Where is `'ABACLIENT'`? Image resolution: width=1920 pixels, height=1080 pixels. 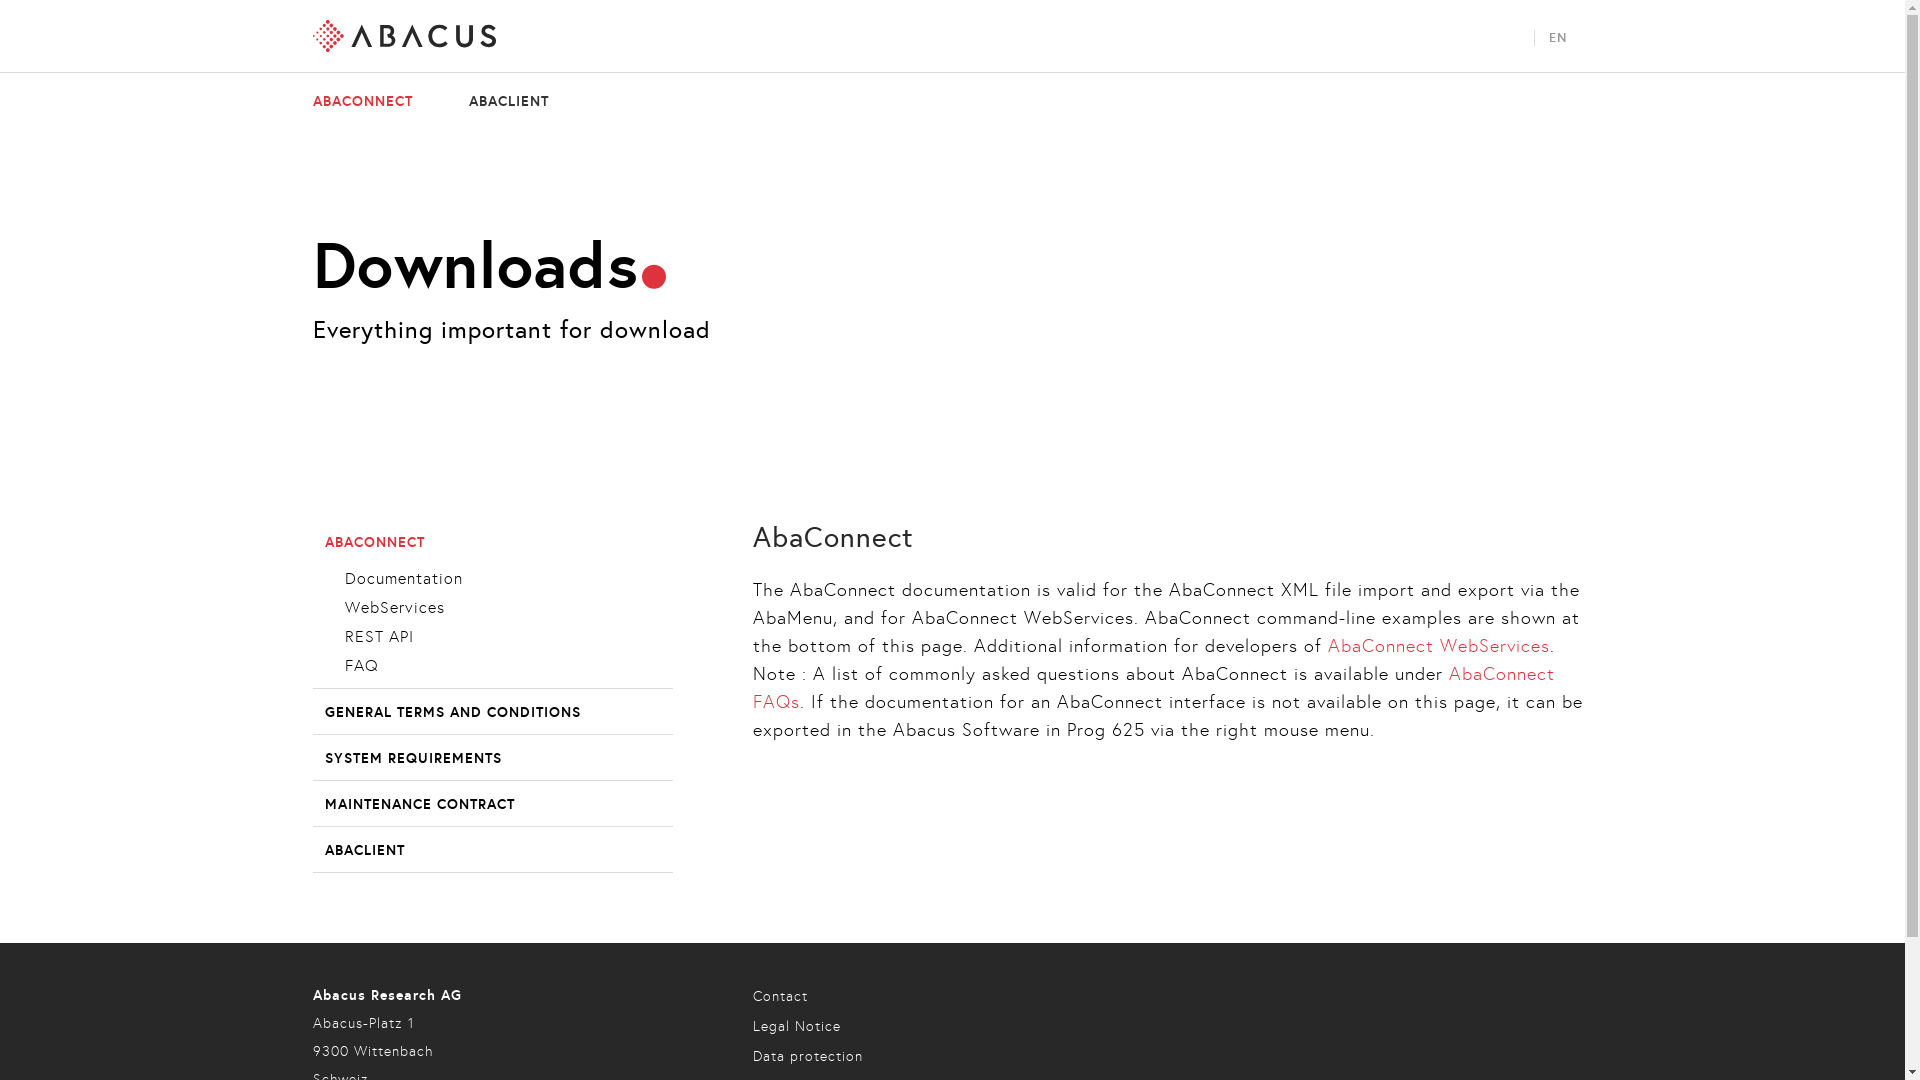 'ABACLIENT' is located at coordinates (496, 100).